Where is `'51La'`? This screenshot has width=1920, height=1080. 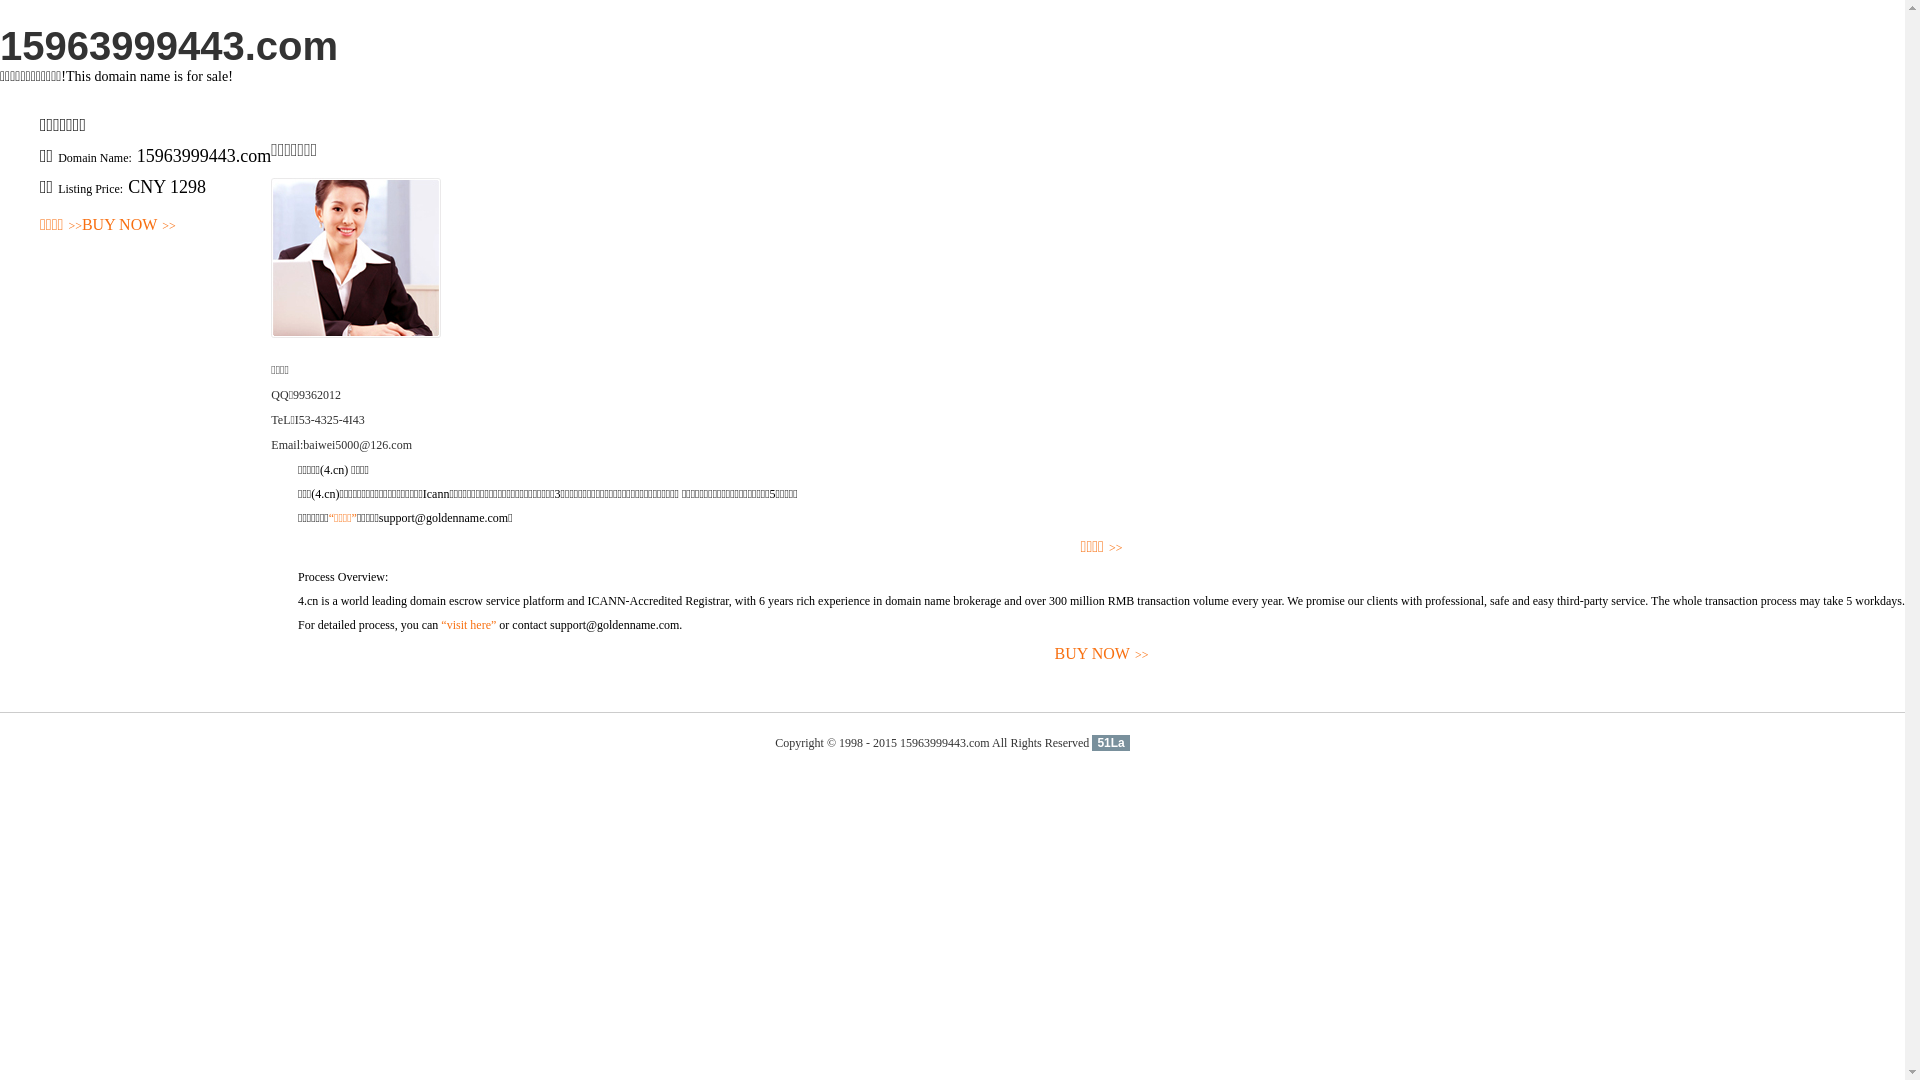
'51La' is located at coordinates (1090, 743).